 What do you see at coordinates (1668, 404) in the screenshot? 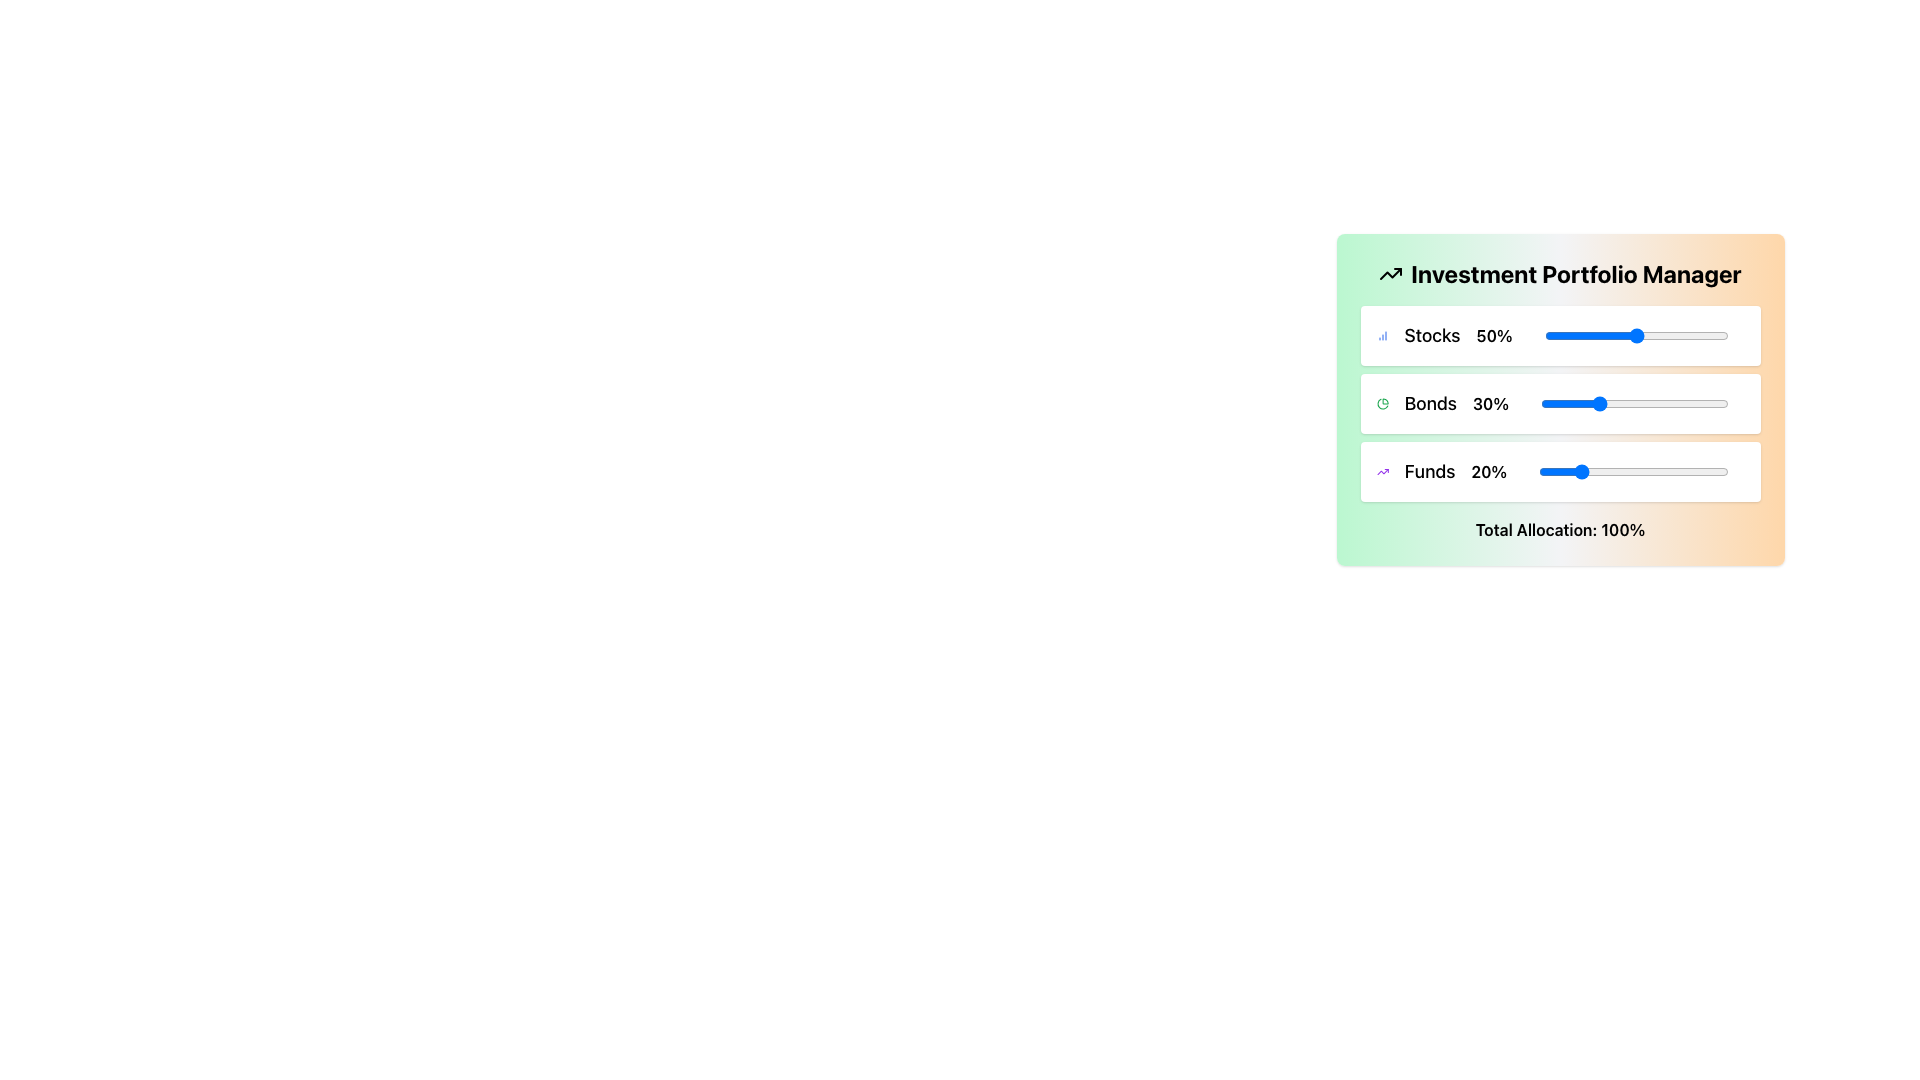
I see `the Bonds slider value` at bounding box center [1668, 404].